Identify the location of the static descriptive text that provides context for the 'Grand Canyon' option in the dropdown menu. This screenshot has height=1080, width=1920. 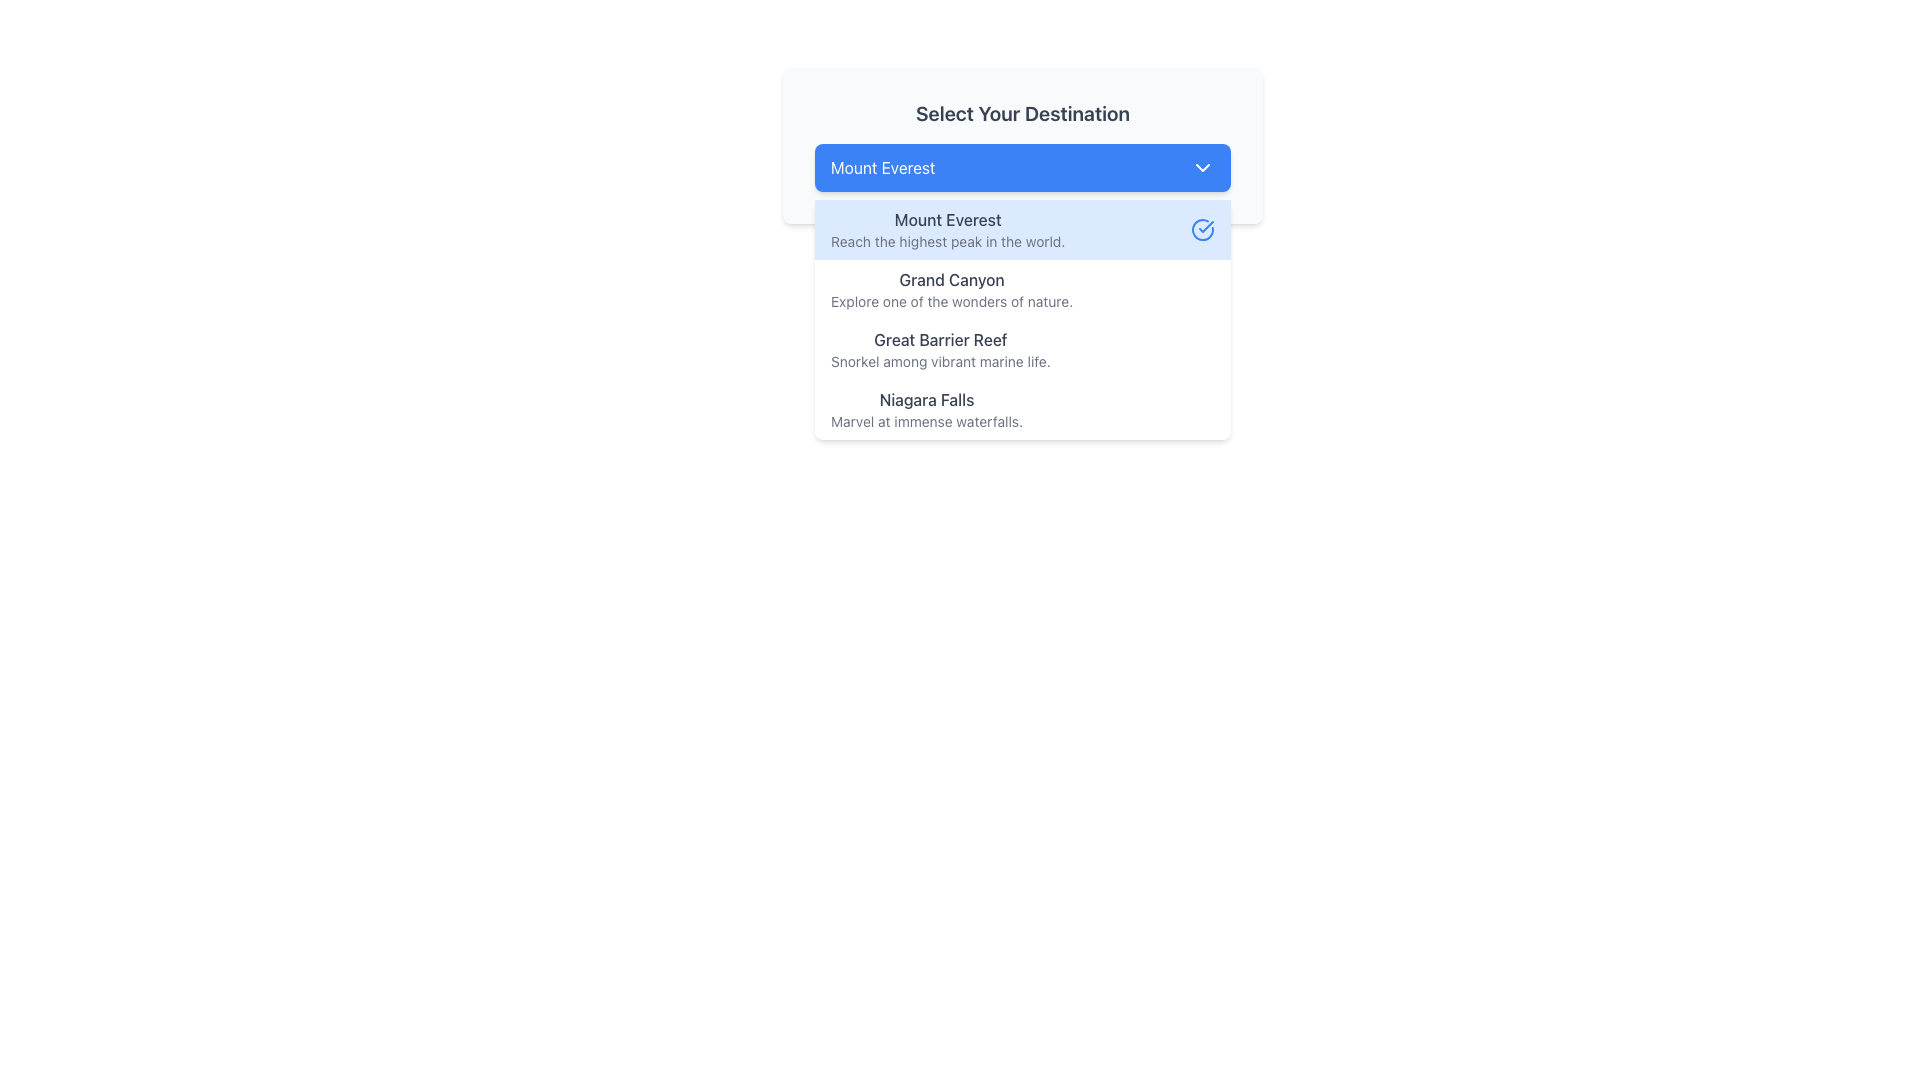
(951, 301).